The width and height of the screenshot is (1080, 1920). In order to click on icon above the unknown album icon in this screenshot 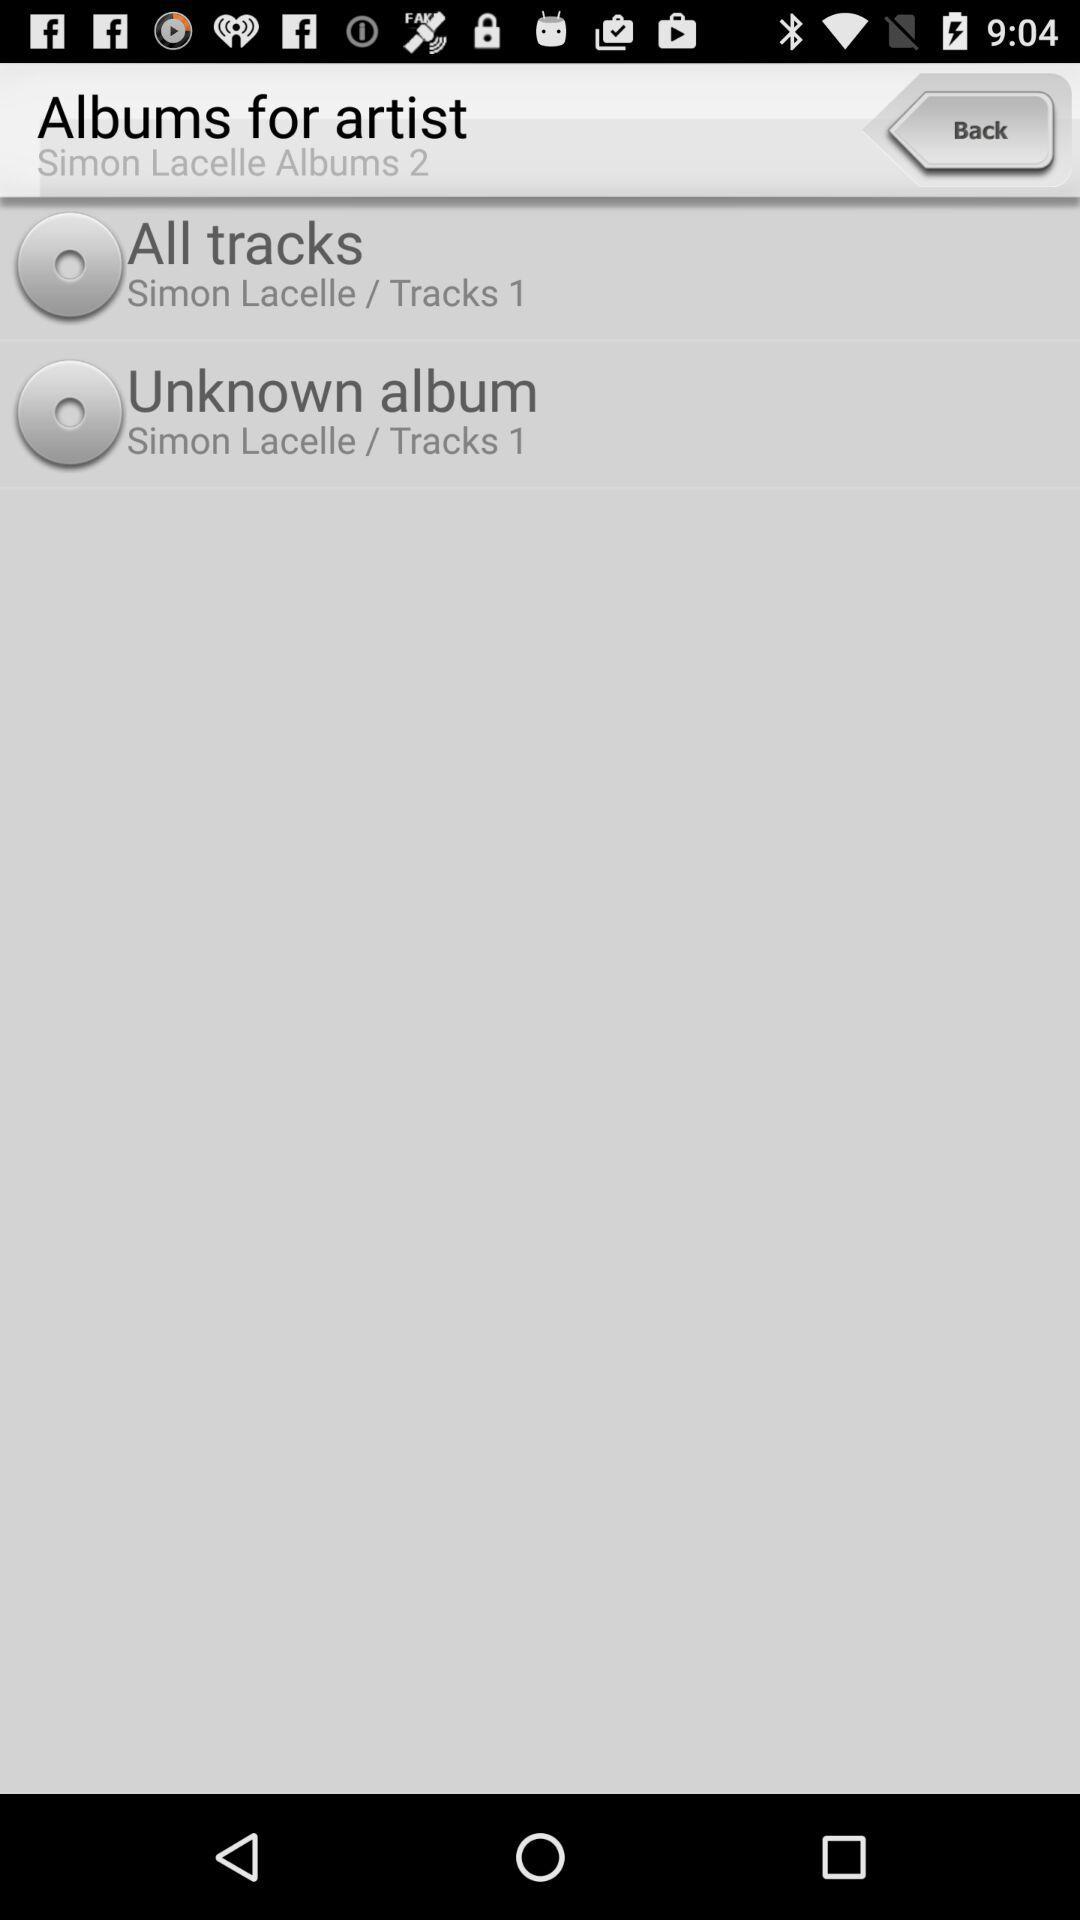, I will do `click(598, 240)`.